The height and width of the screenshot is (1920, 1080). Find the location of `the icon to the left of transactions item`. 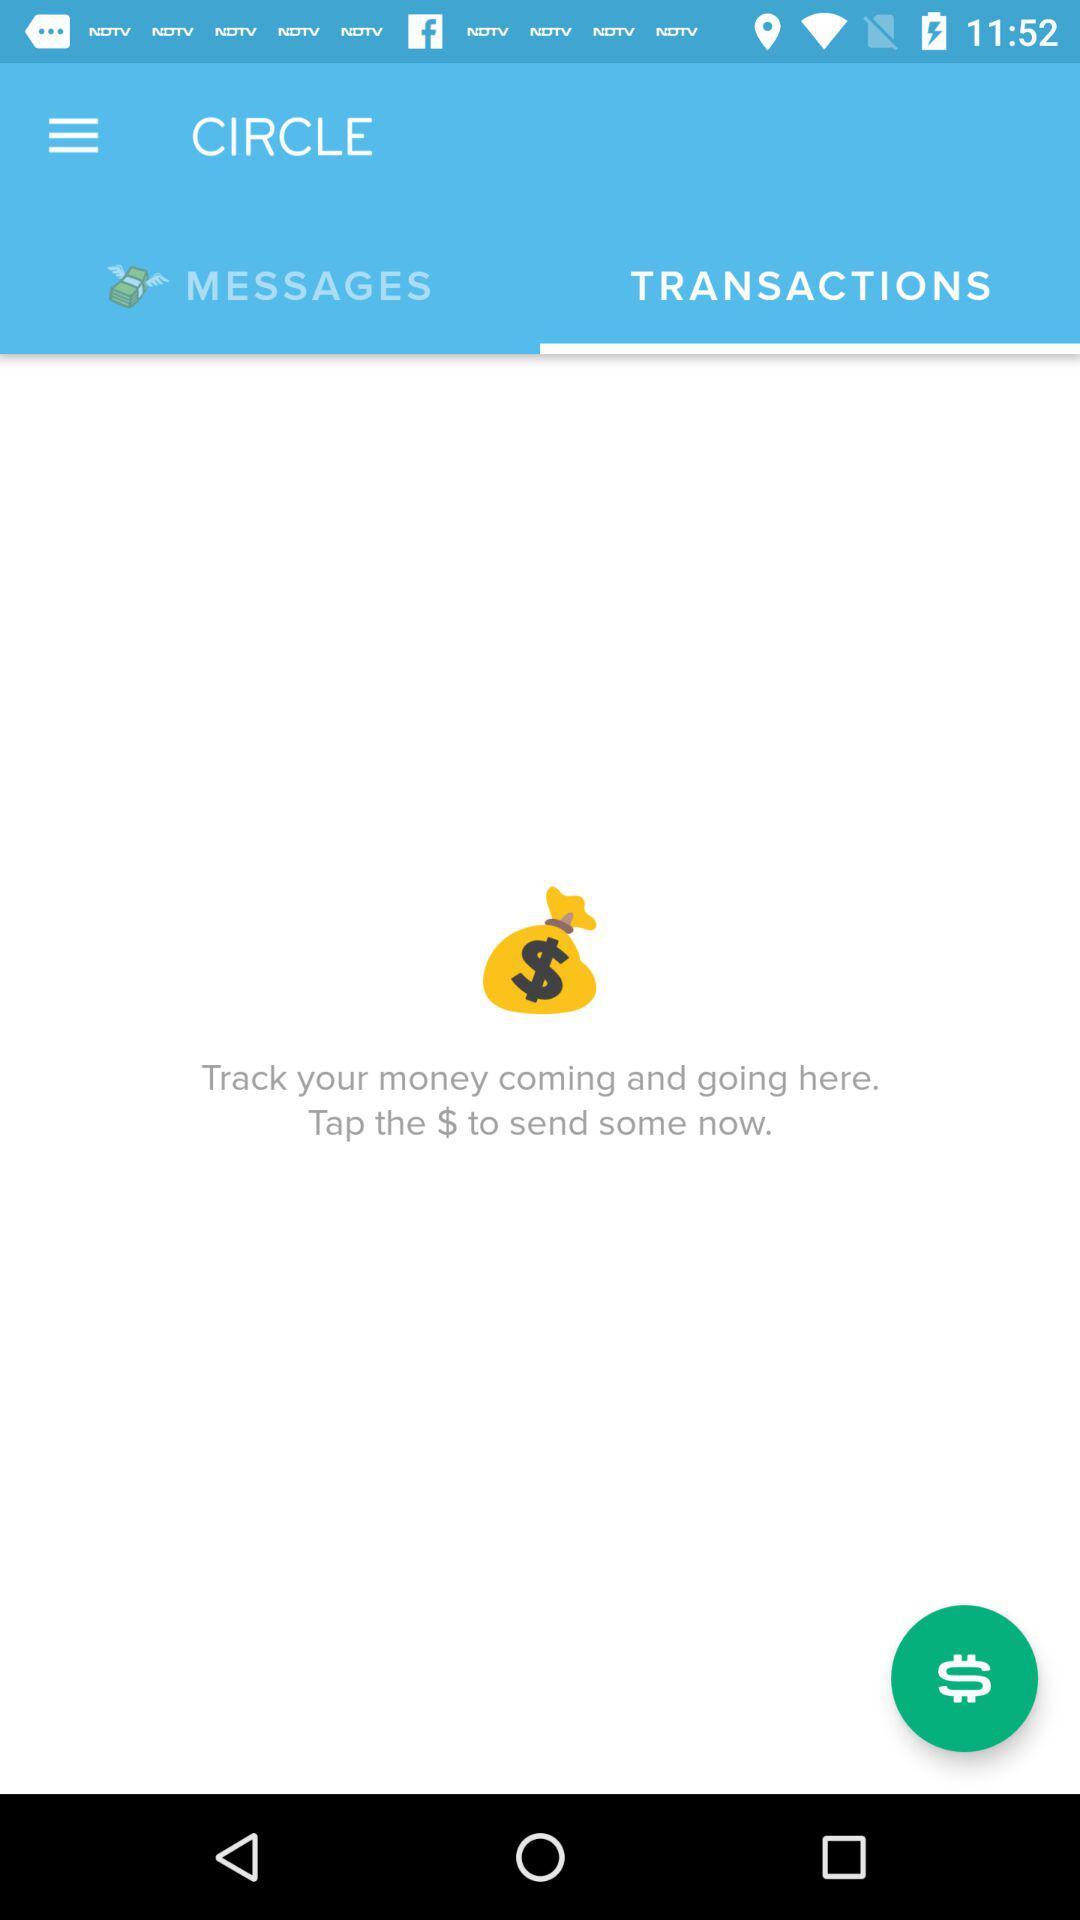

the icon to the left of transactions item is located at coordinates (270, 281).